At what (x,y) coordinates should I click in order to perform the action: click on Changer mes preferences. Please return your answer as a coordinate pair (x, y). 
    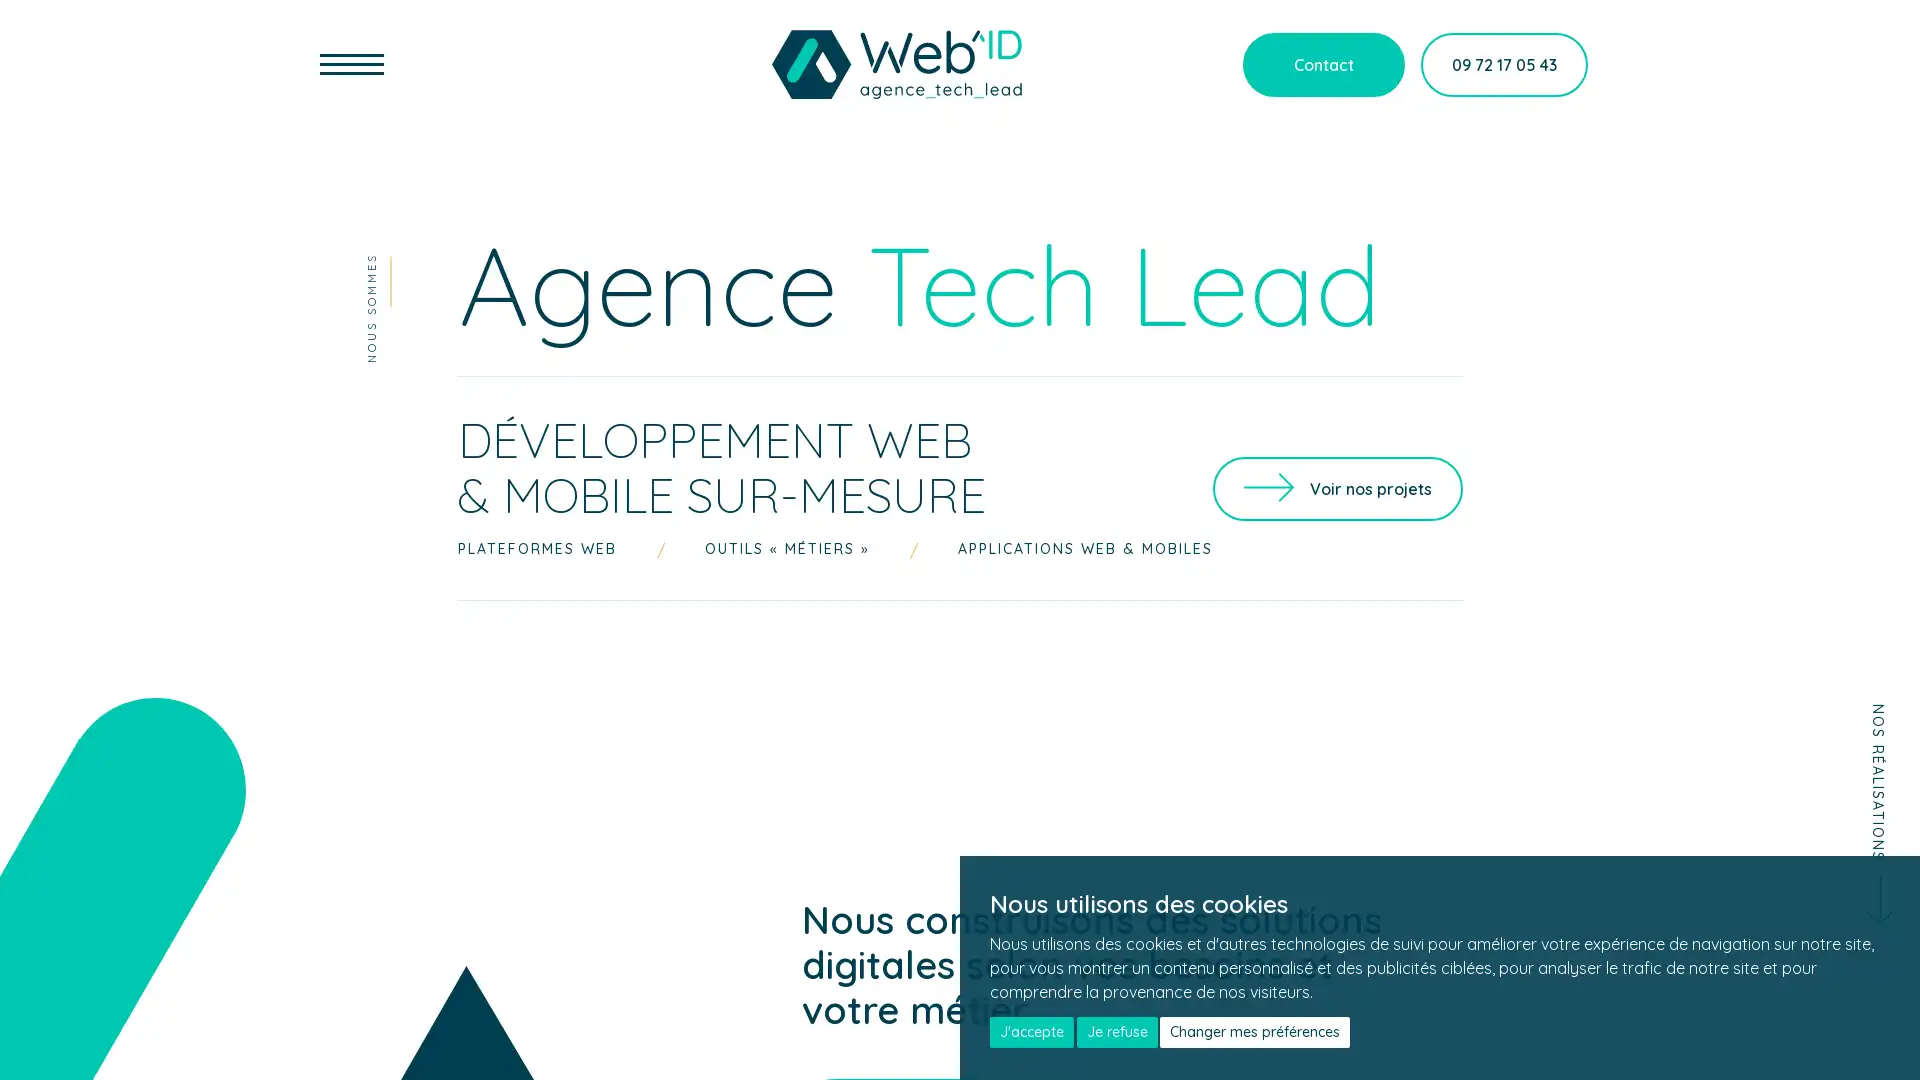
    Looking at the image, I should click on (1253, 1031).